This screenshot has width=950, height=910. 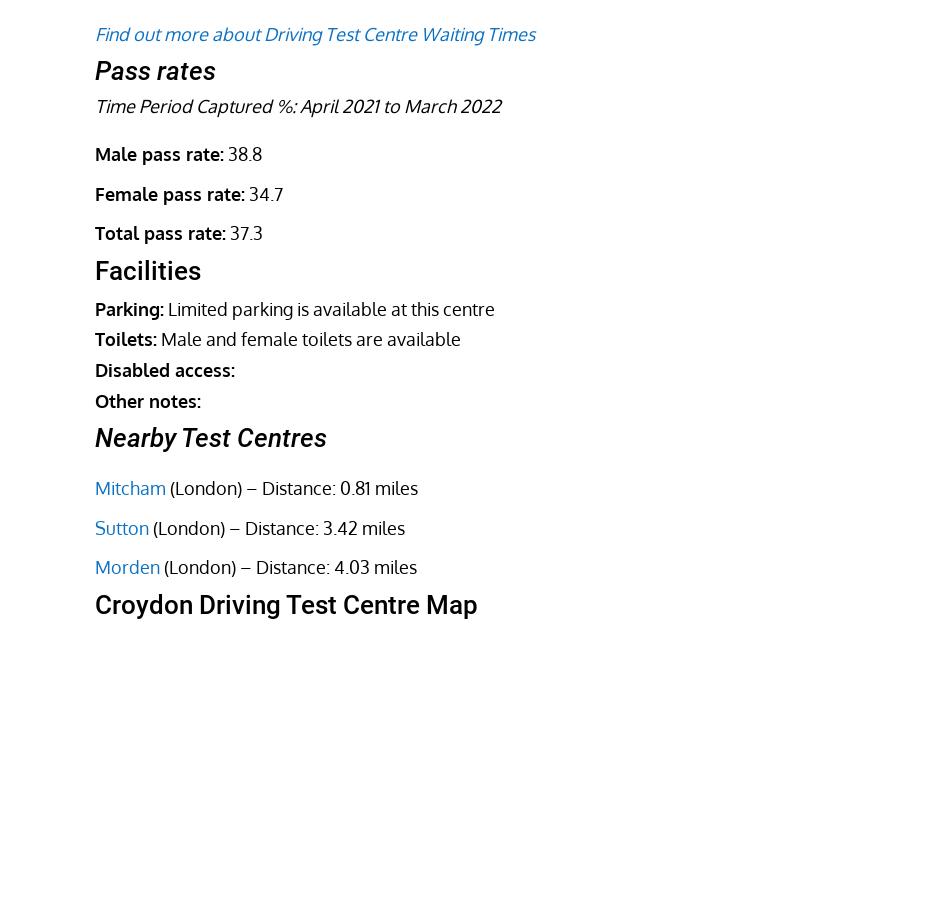 I want to click on 'Parking:', so click(x=129, y=308).